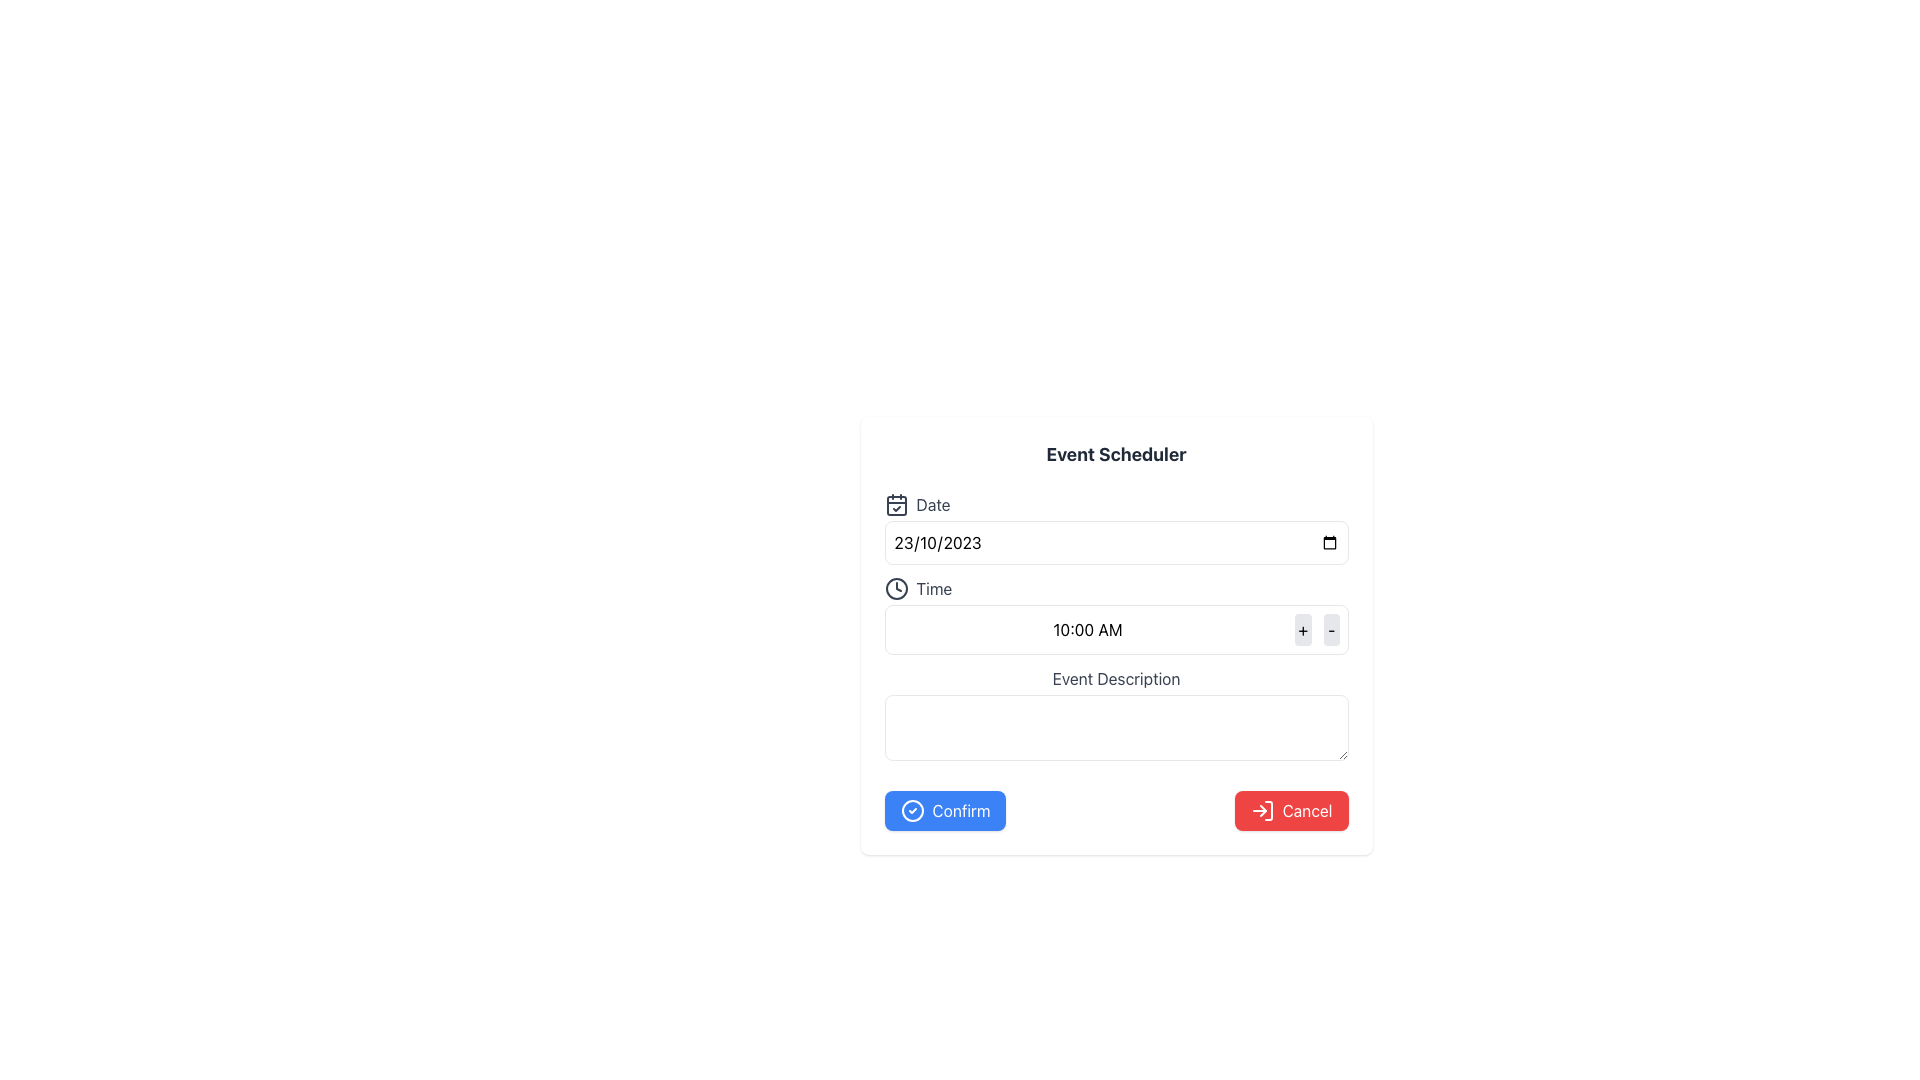  Describe the element at coordinates (911, 810) in the screenshot. I see `the decorative icon that enhances the 'Confirm' button, located to the left of the text 'Confirm'` at that location.